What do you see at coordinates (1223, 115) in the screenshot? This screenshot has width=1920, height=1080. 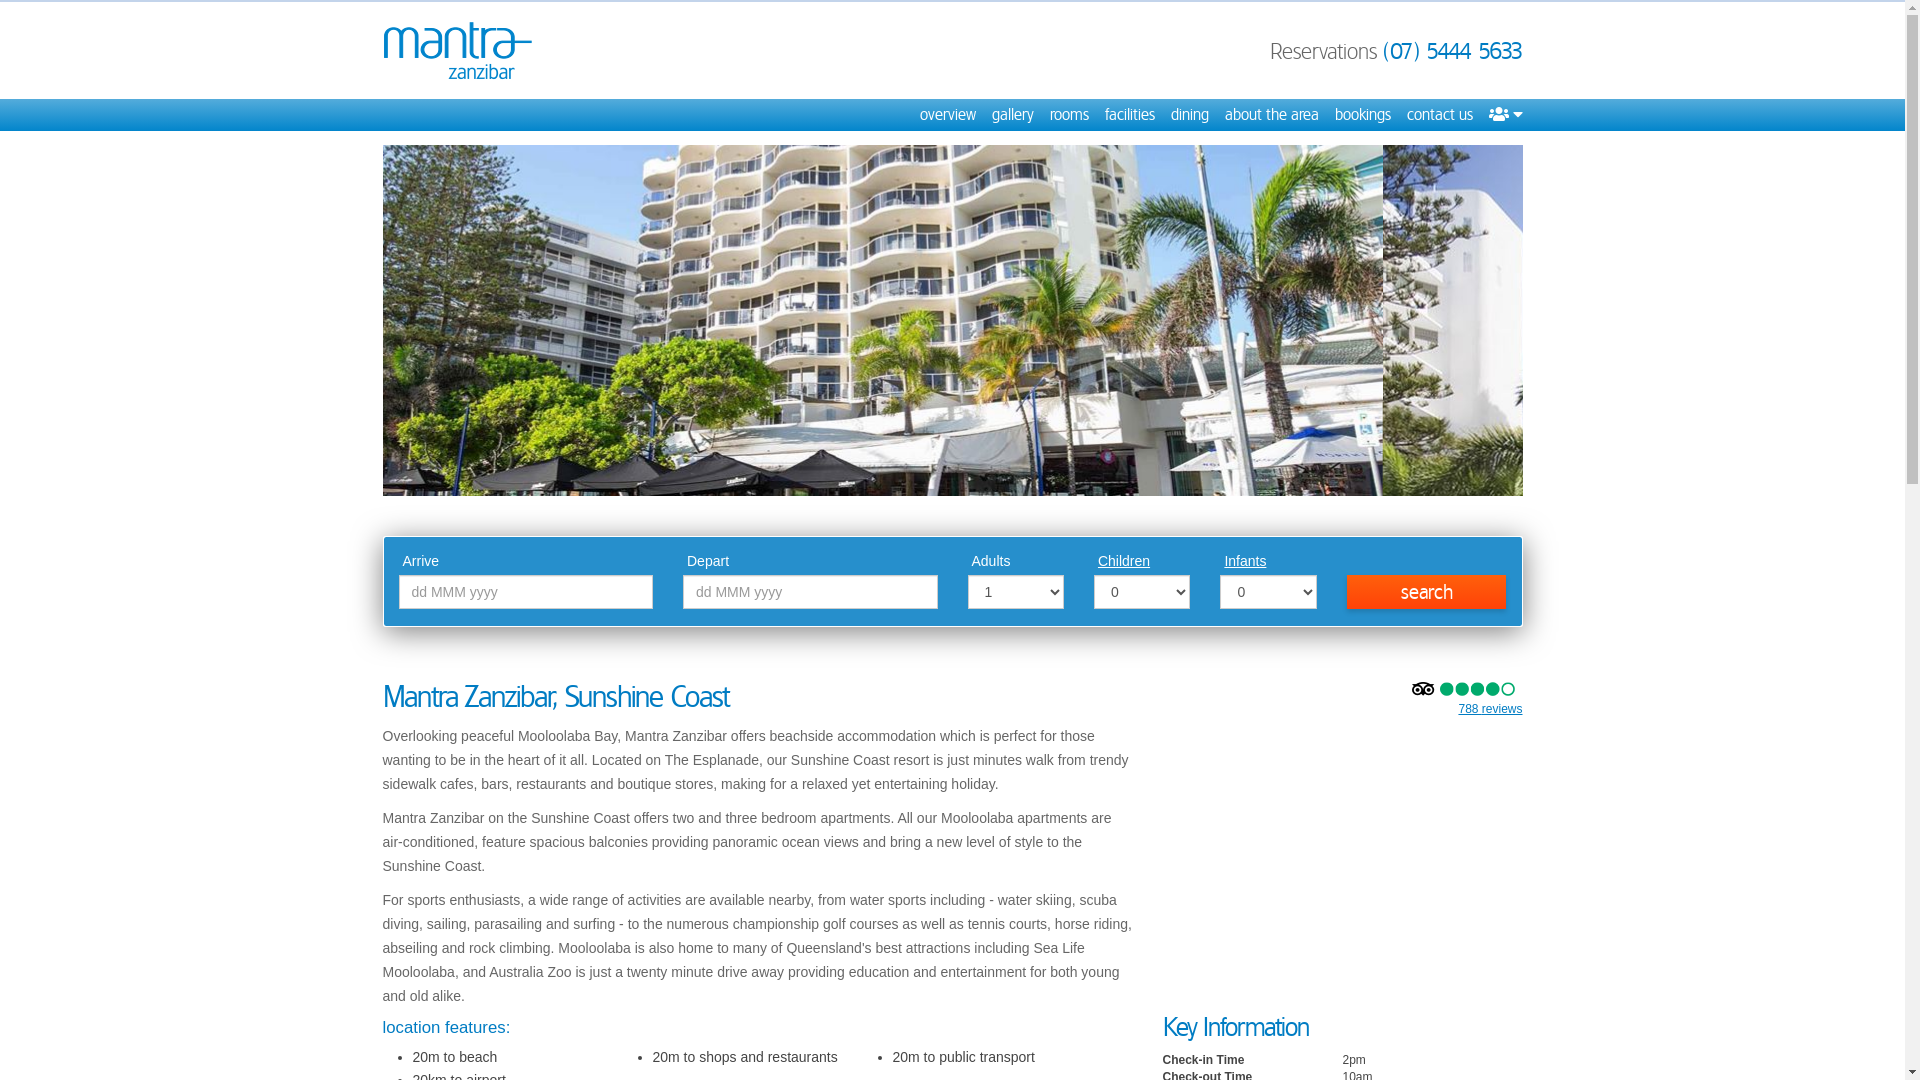 I see `'about the area'` at bounding box center [1223, 115].